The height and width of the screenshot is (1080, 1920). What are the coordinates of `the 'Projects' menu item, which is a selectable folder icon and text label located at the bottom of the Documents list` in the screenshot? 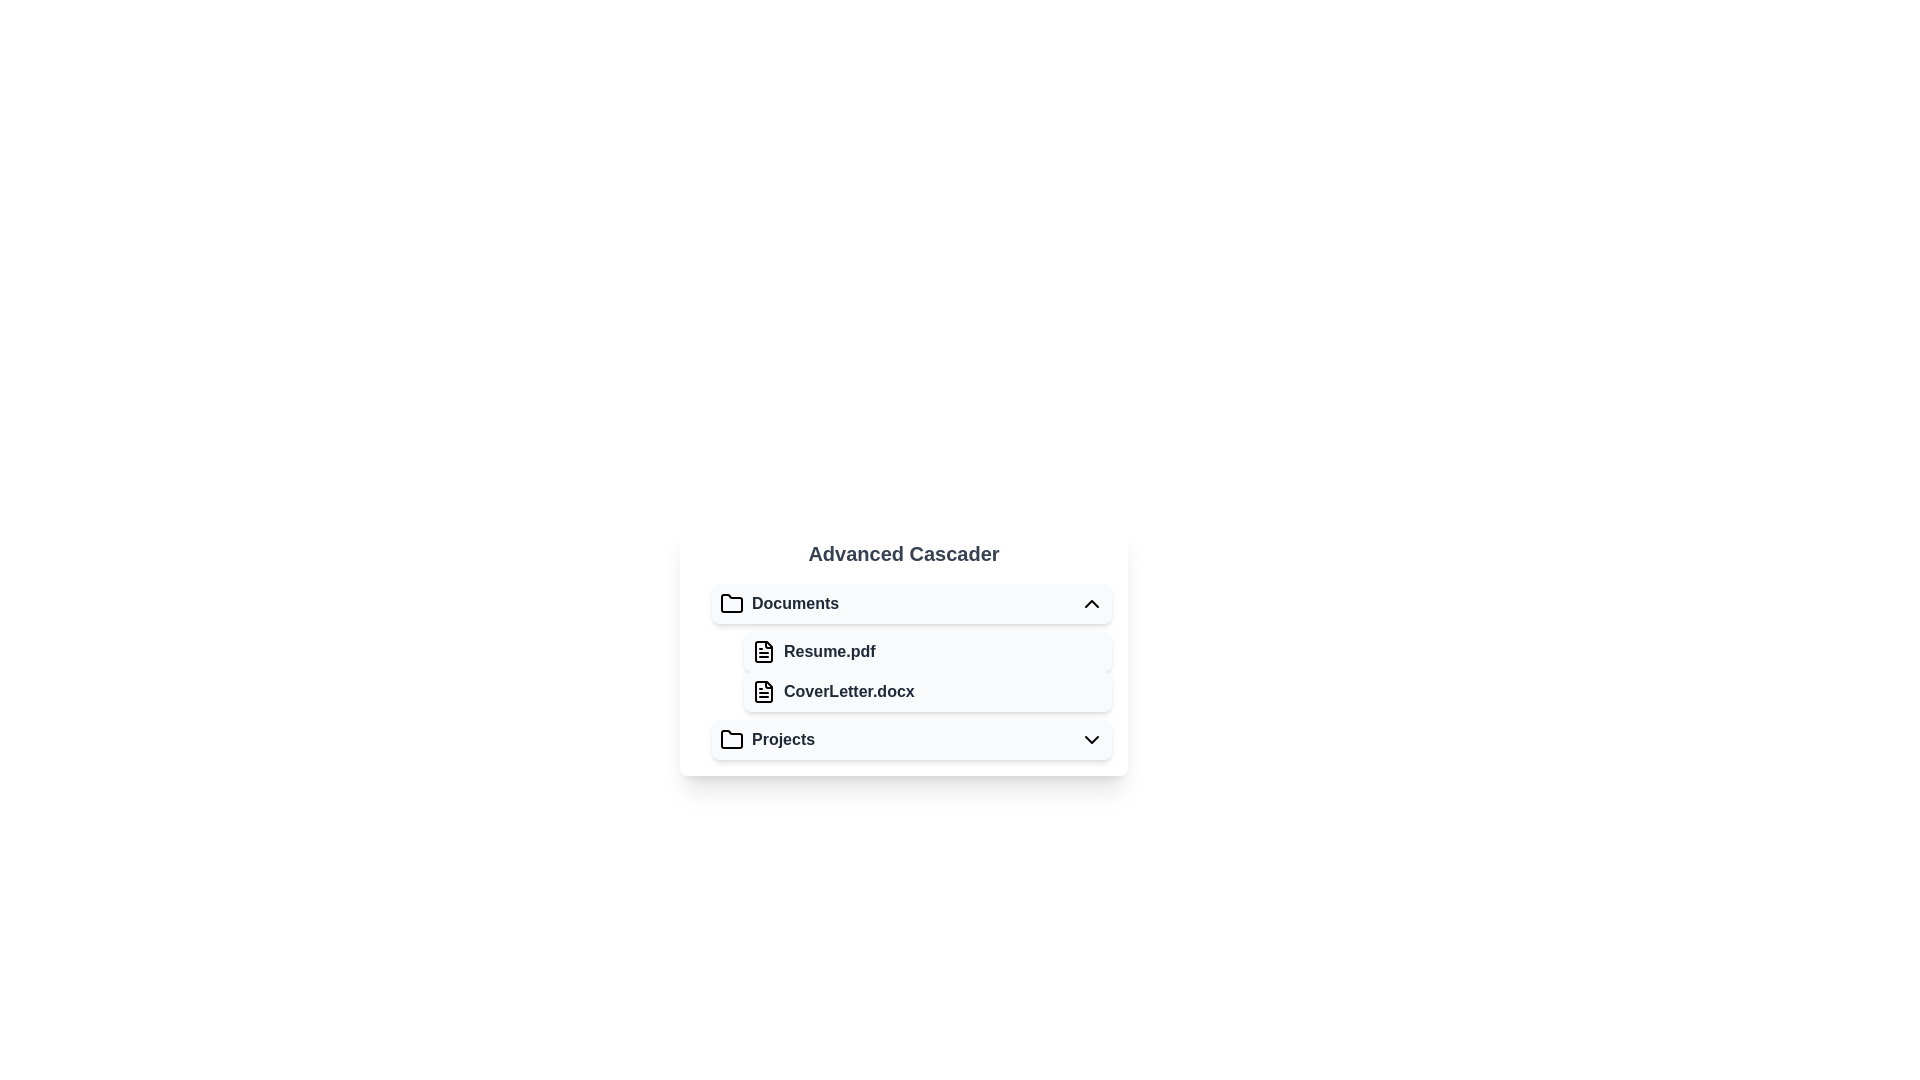 It's located at (766, 740).